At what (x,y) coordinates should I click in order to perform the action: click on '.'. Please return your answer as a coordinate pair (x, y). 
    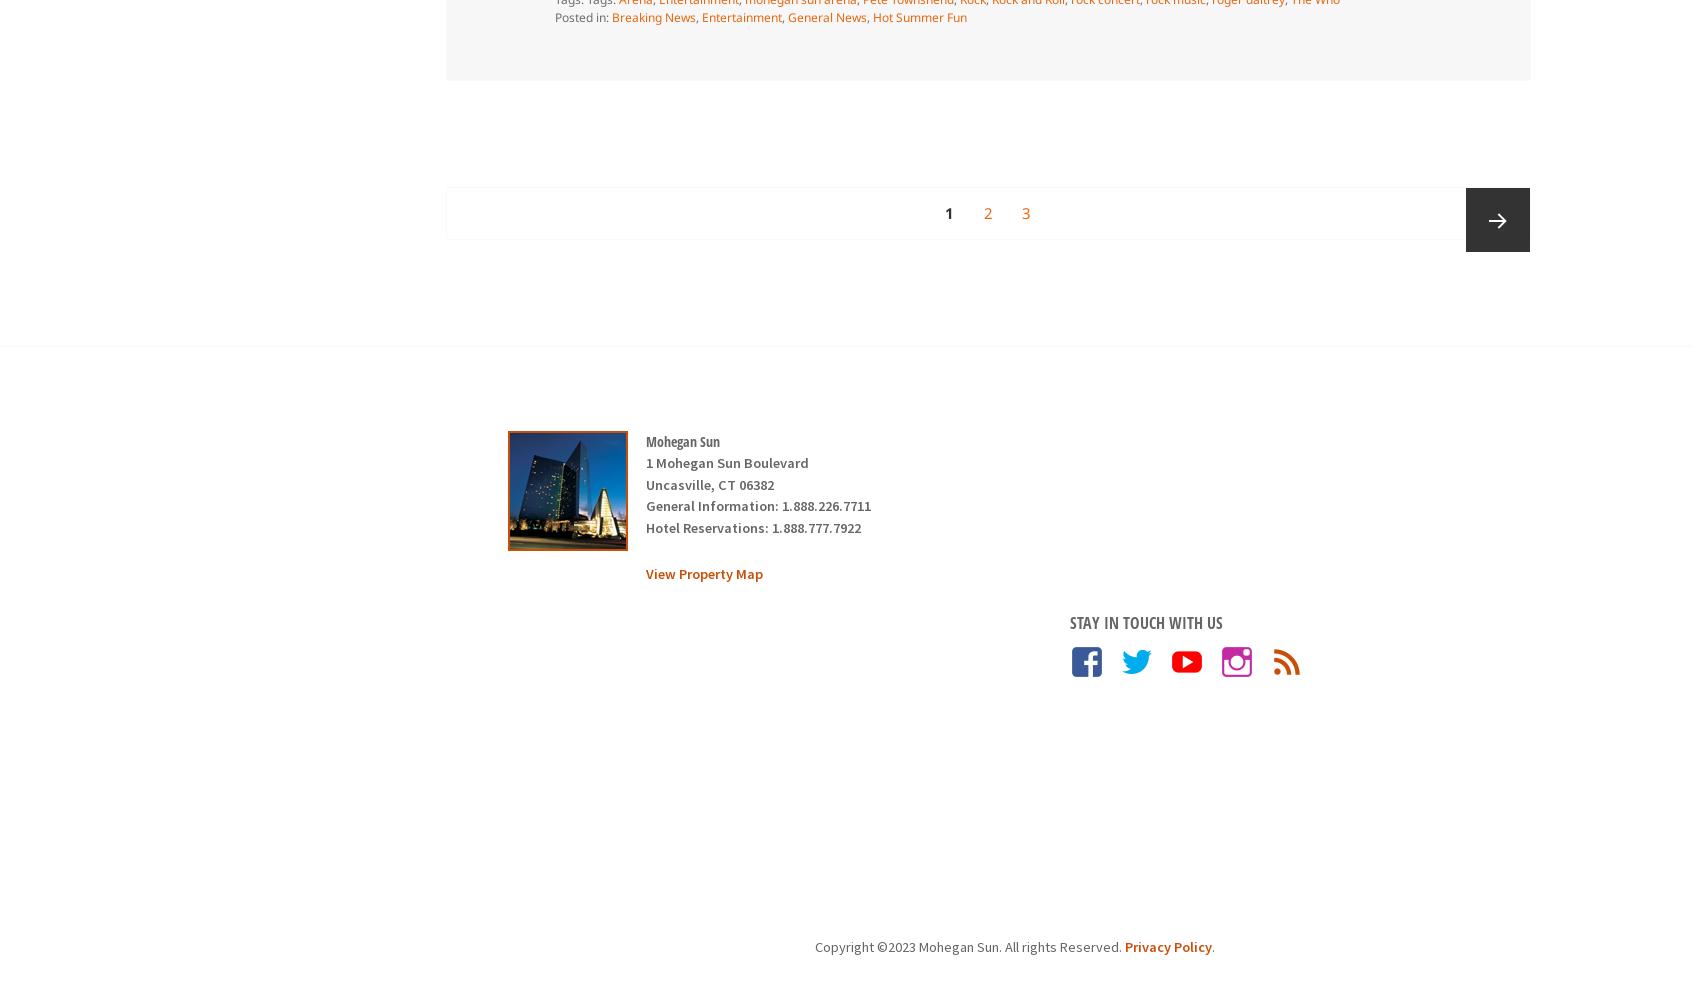
    Looking at the image, I should click on (1211, 946).